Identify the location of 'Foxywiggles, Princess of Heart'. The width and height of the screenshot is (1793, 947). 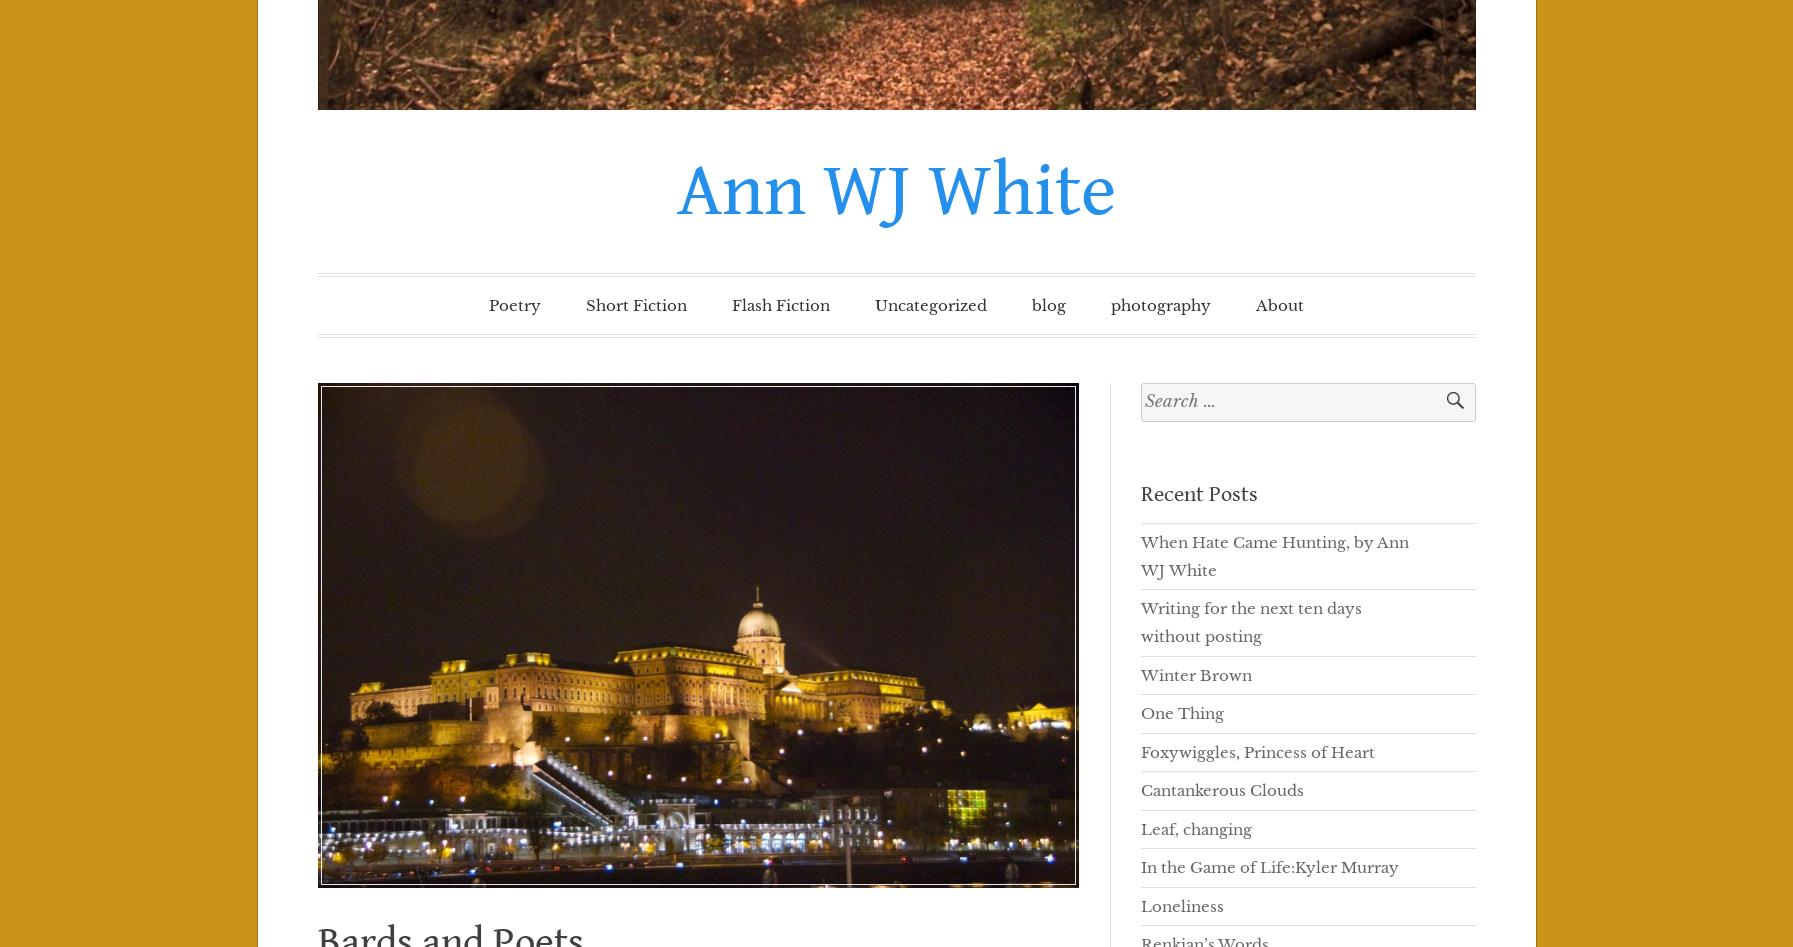
(1139, 750).